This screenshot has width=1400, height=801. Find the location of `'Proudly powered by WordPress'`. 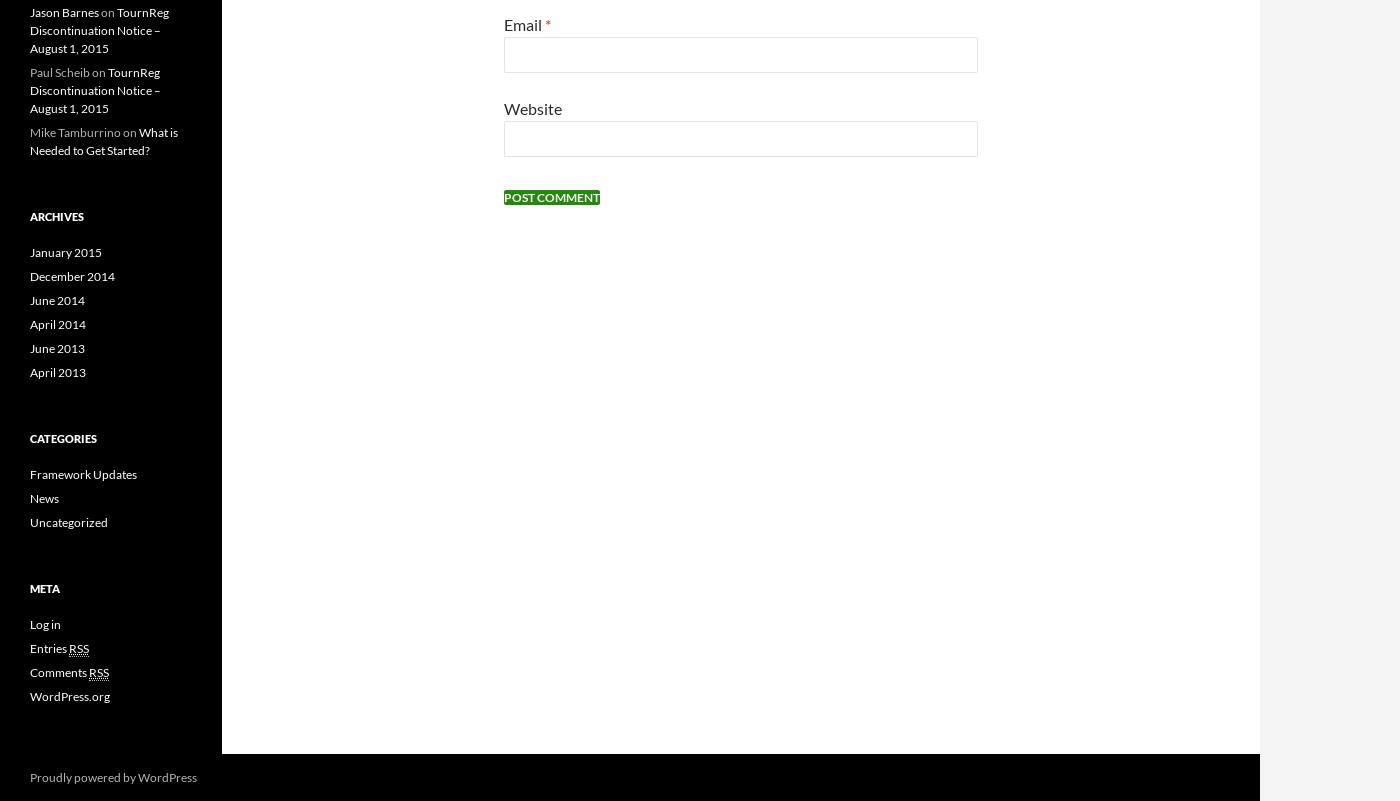

'Proudly powered by WordPress' is located at coordinates (113, 775).